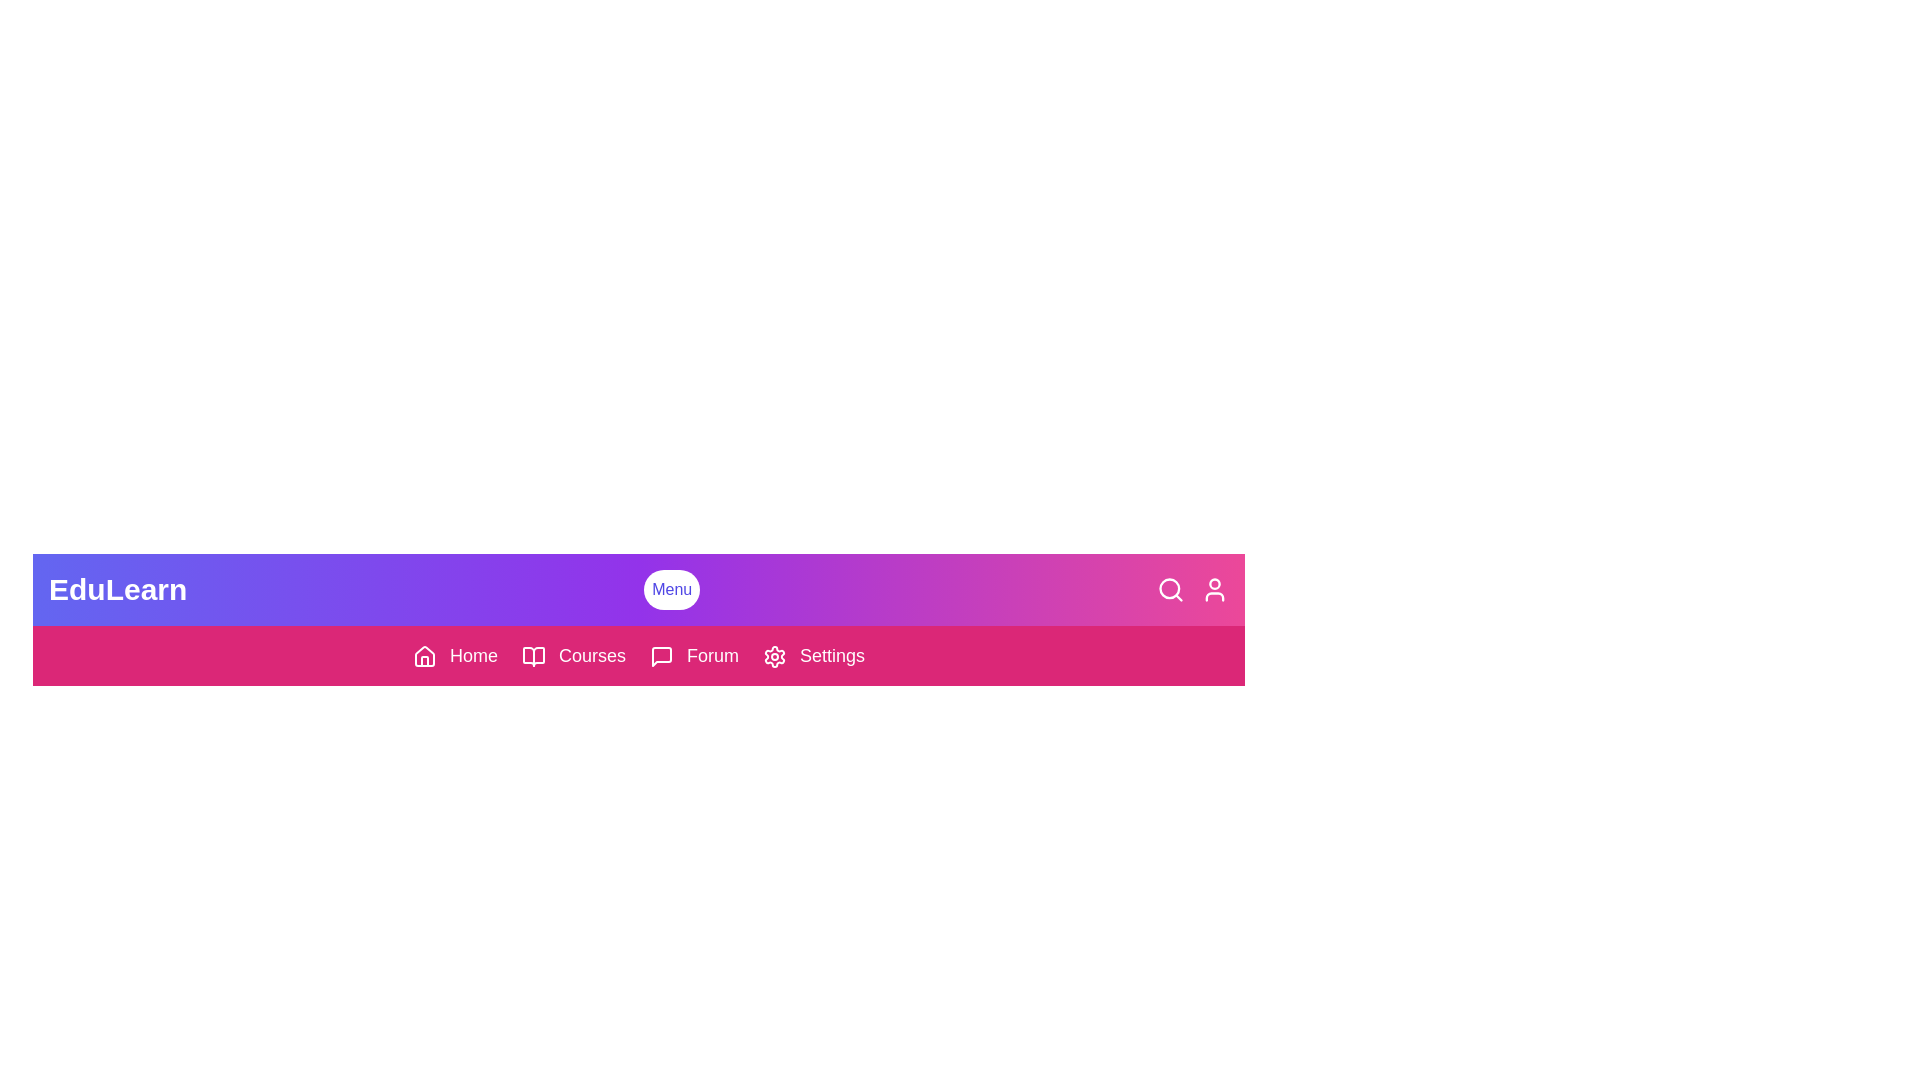 The width and height of the screenshot is (1920, 1080). I want to click on the 'Forum' navigation link, so click(694, 655).